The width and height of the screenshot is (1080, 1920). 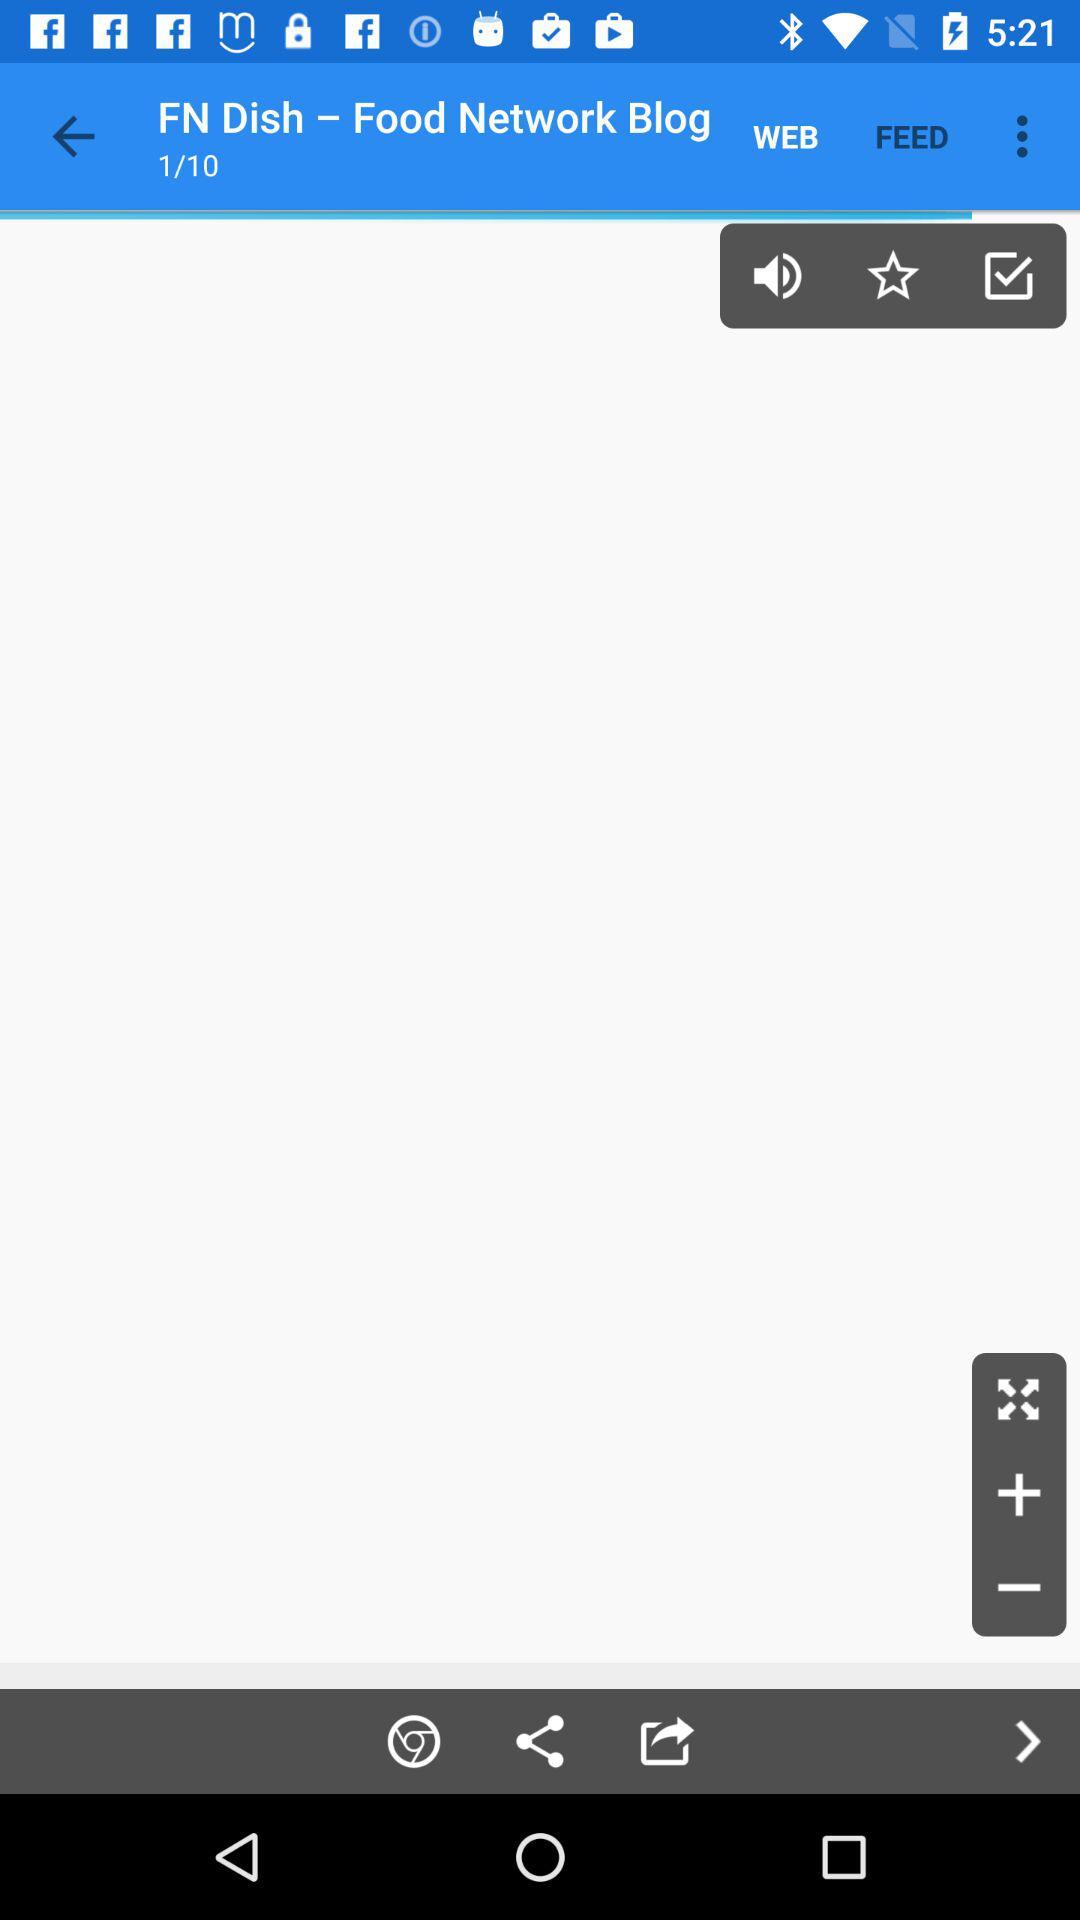 What do you see at coordinates (785, 135) in the screenshot?
I see `the app next to fn dish food icon` at bounding box center [785, 135].